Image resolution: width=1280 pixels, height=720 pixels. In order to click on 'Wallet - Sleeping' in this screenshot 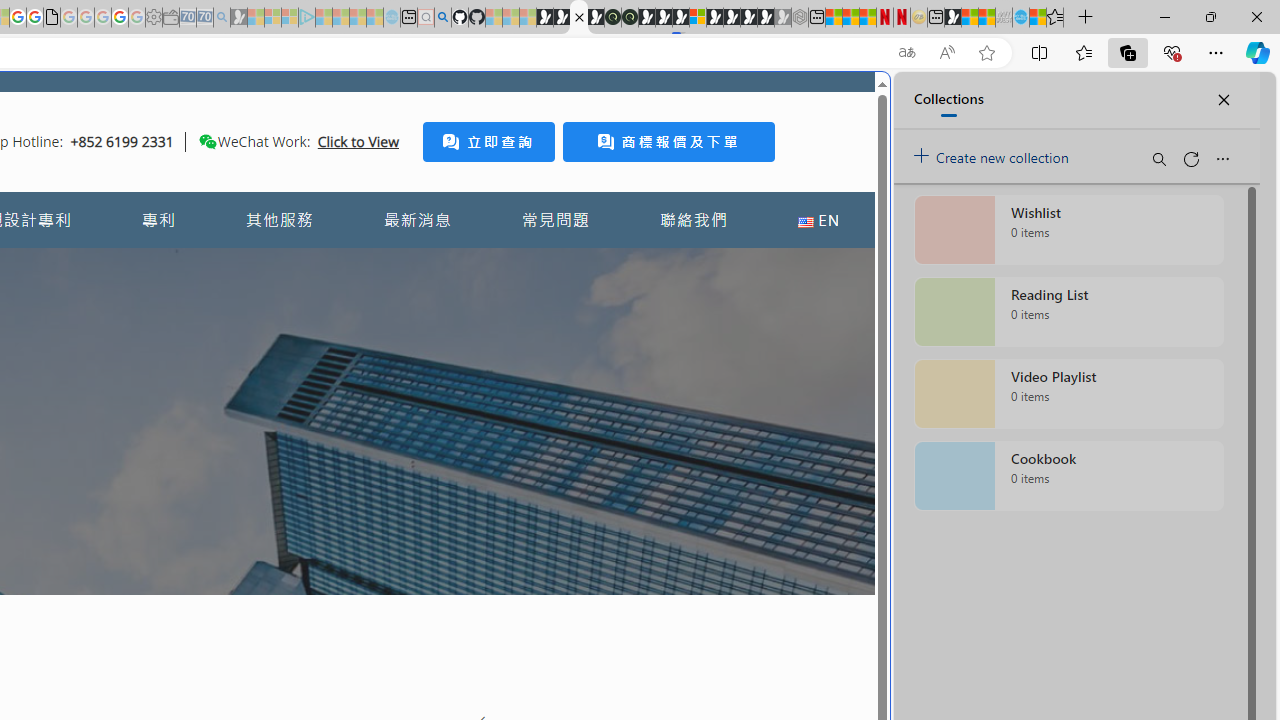, I will do `click(170, 17)`.